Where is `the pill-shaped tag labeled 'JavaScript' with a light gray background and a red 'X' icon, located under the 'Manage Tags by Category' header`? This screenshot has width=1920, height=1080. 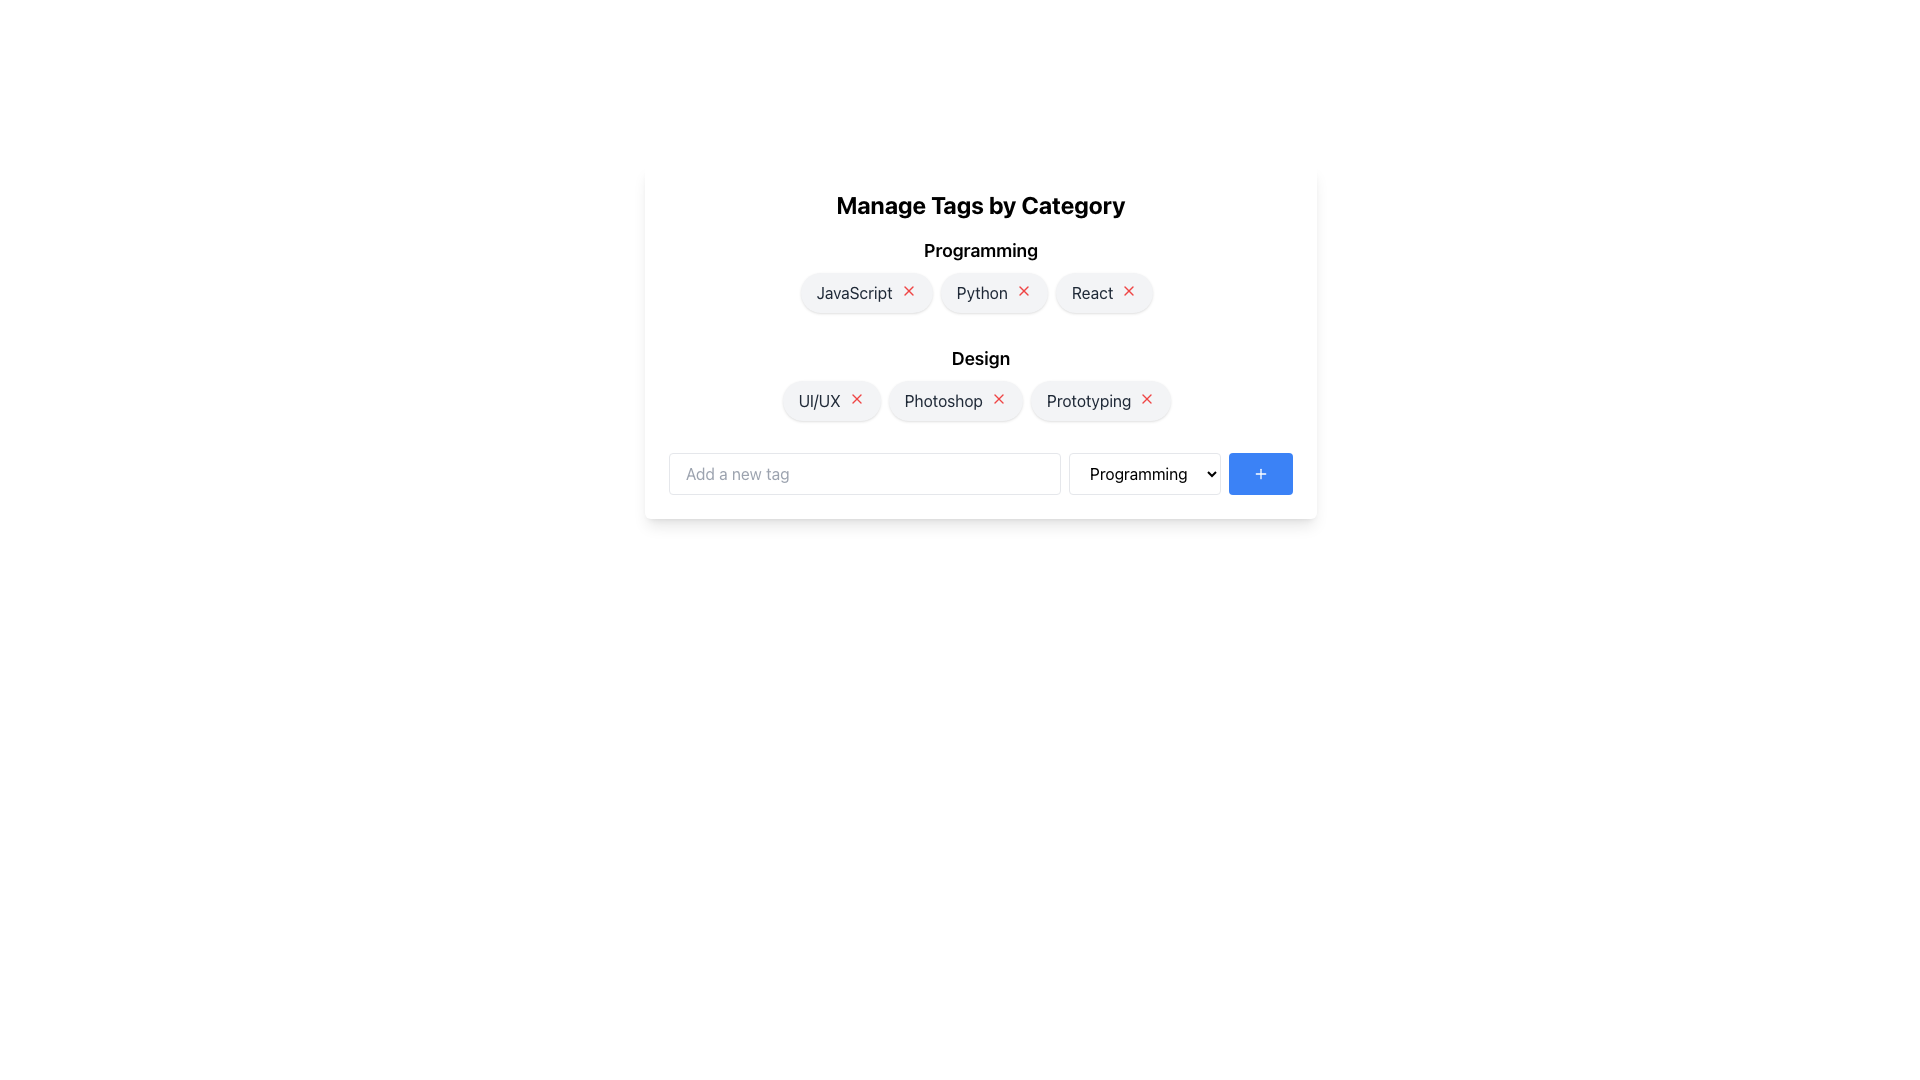
the pill-shaped tag labeled 'JavaScript' with a light gray background and a red 'X' icon, located under the 'Manage Tags by Category' header is located at coordinates (866, 293).